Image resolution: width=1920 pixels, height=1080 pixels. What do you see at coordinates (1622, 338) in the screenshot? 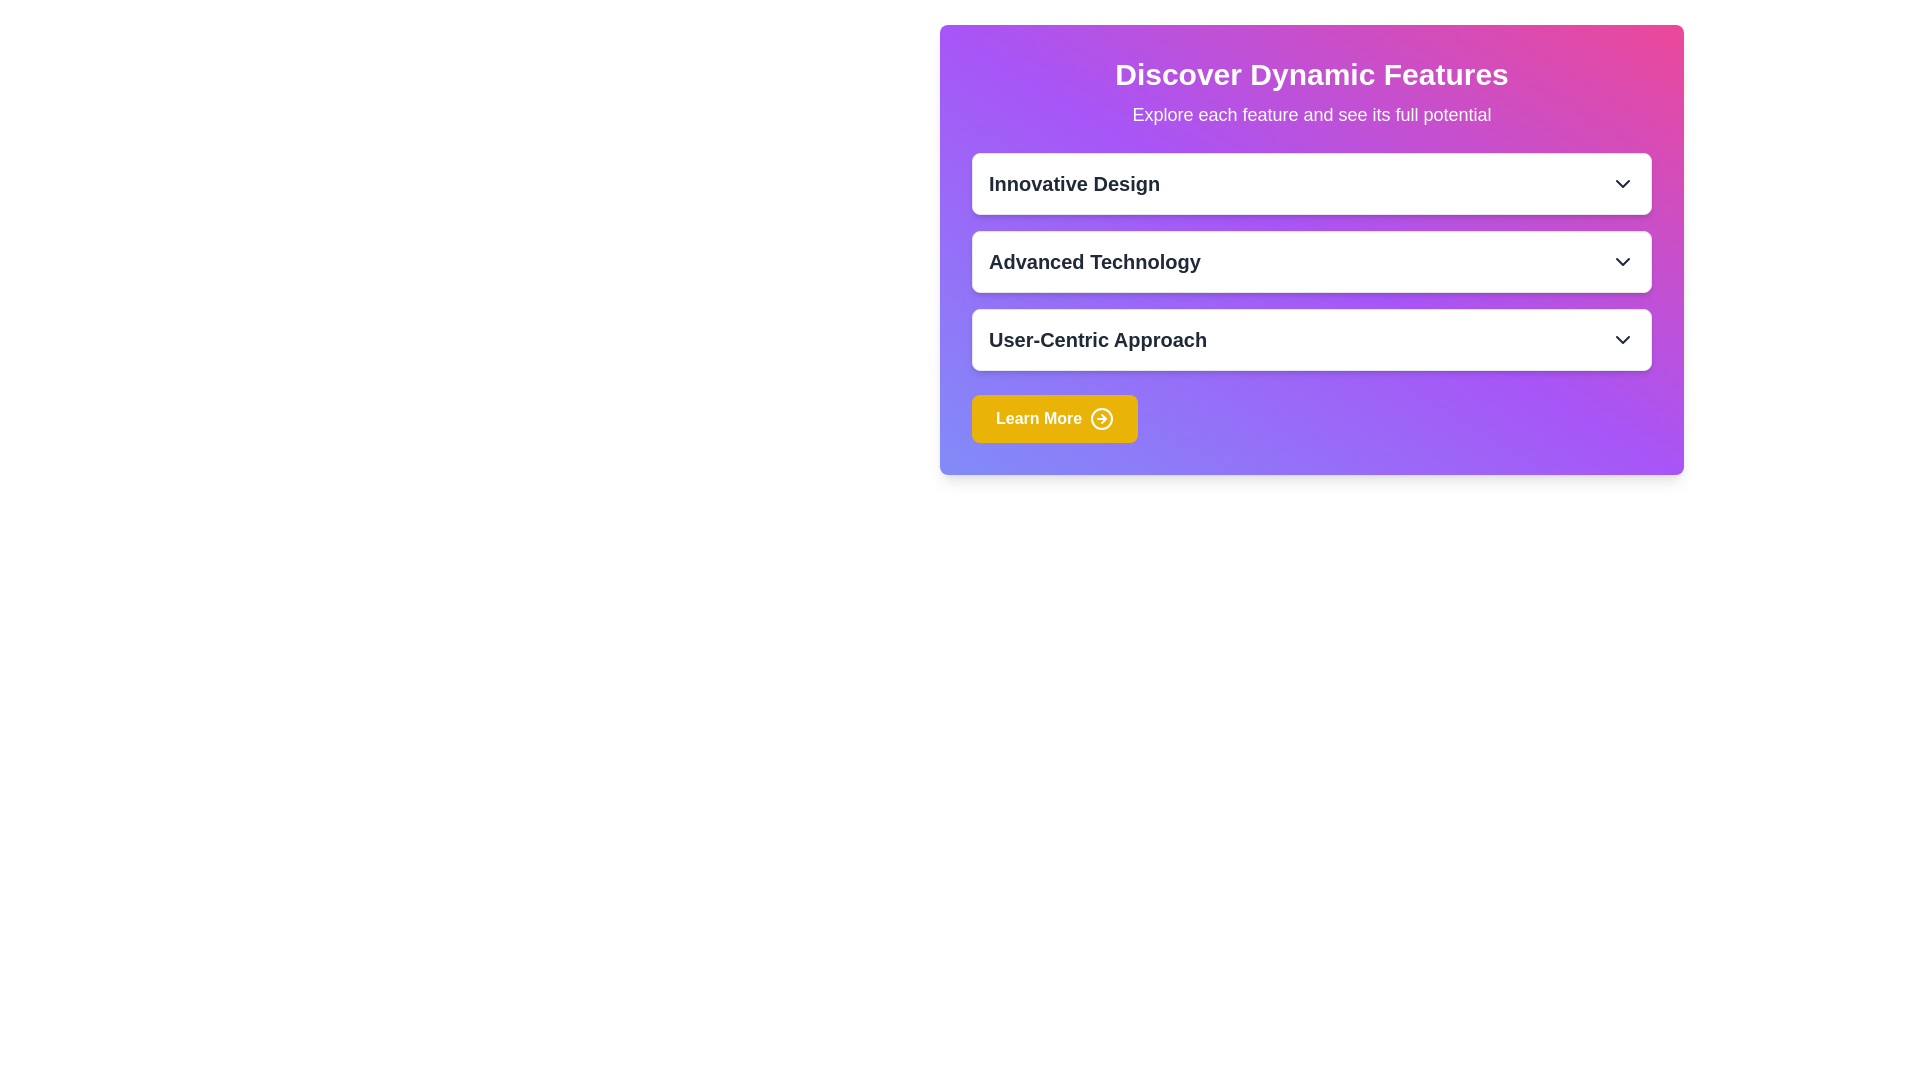
I see `the Chevron Down icon within the 'User-Centric Approach' dropdown menu` at bounding box center [1622, 338].